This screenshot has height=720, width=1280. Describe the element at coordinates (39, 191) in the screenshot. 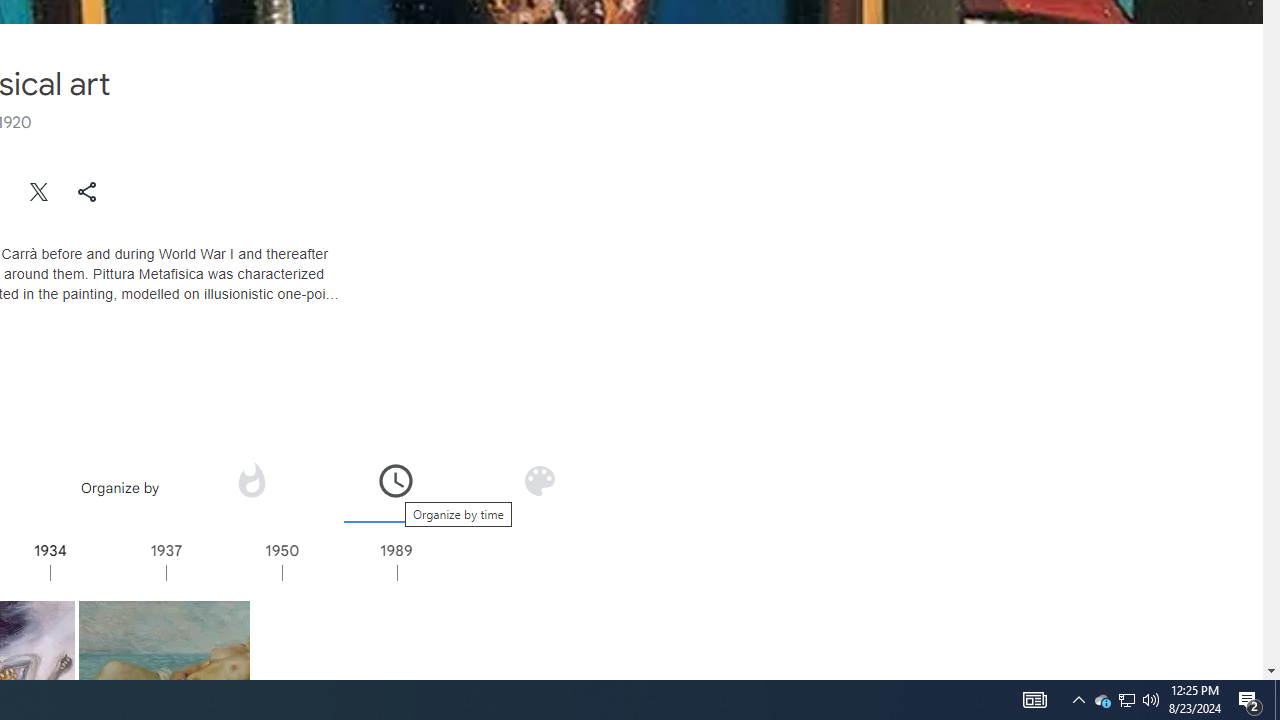

I see `'Share on Twitter'` at that location.